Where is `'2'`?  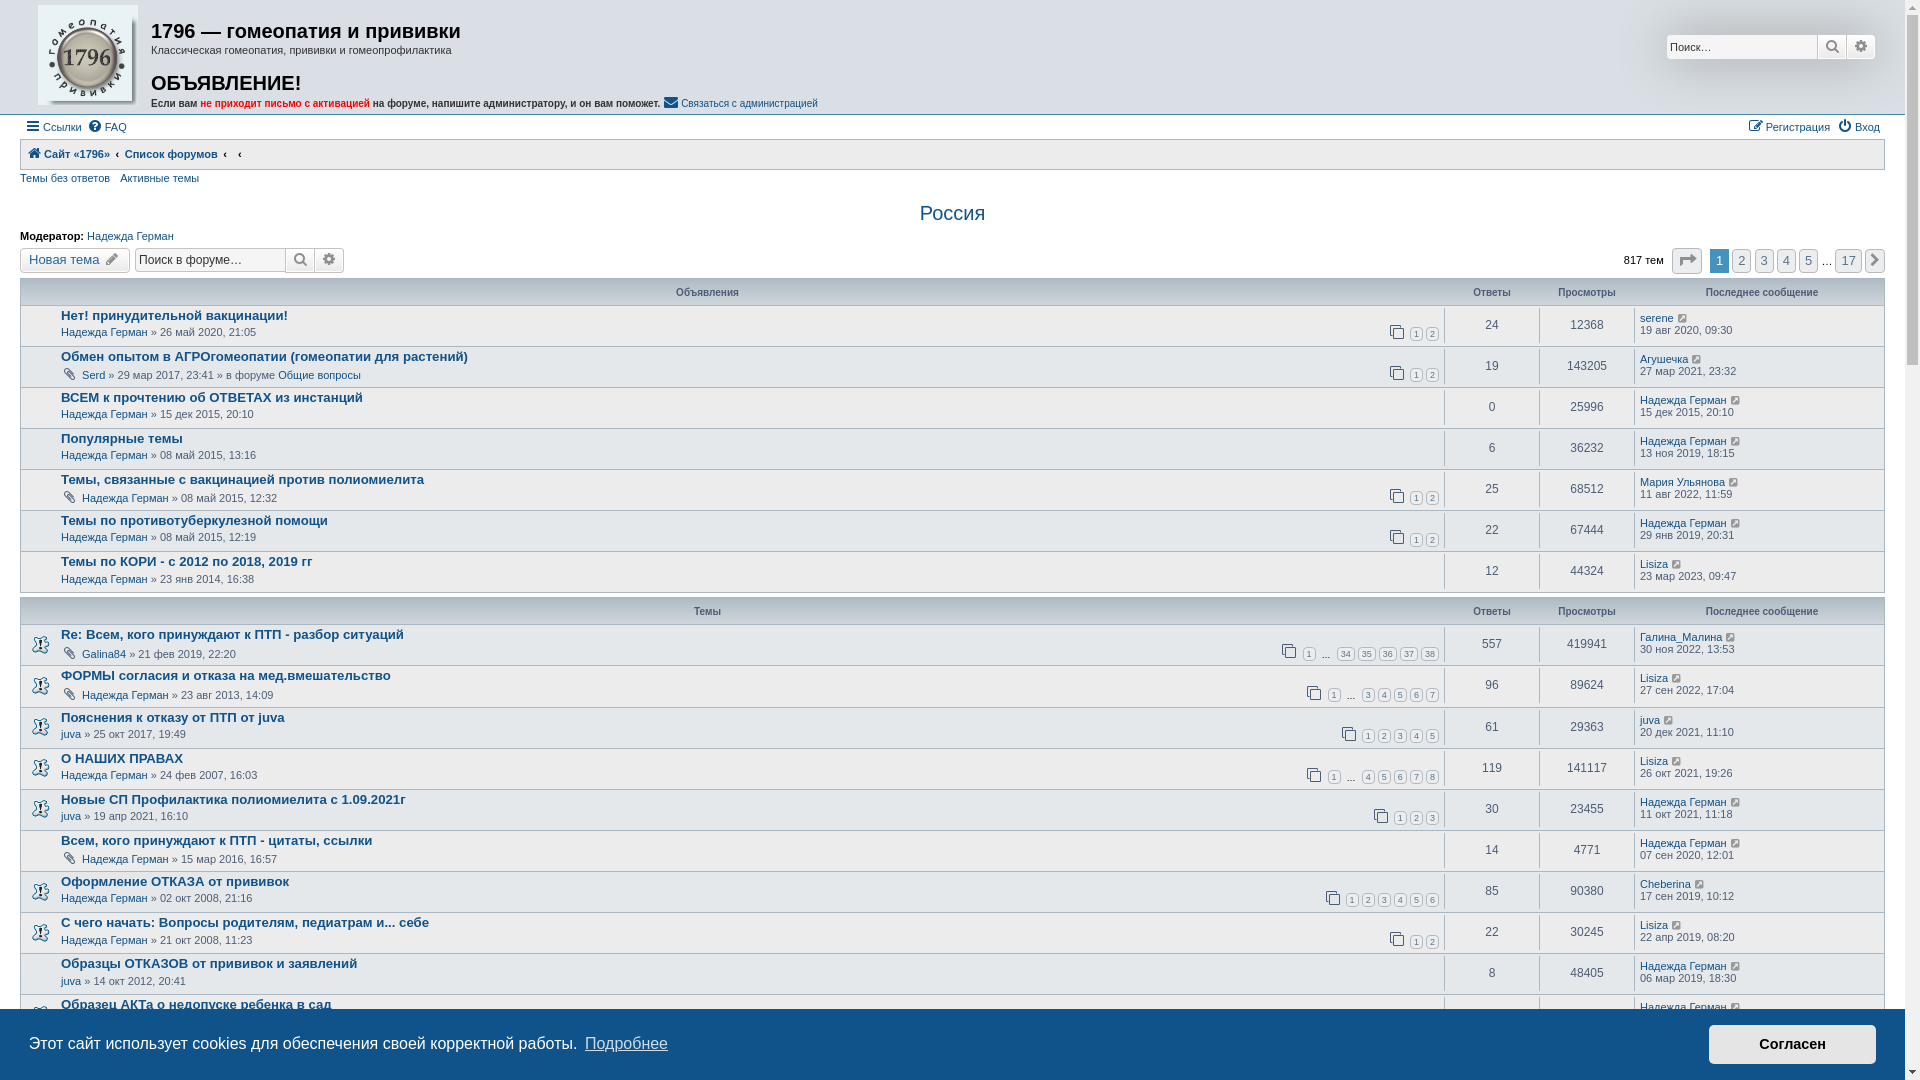 '2' is located at coordinates (1431, 374).